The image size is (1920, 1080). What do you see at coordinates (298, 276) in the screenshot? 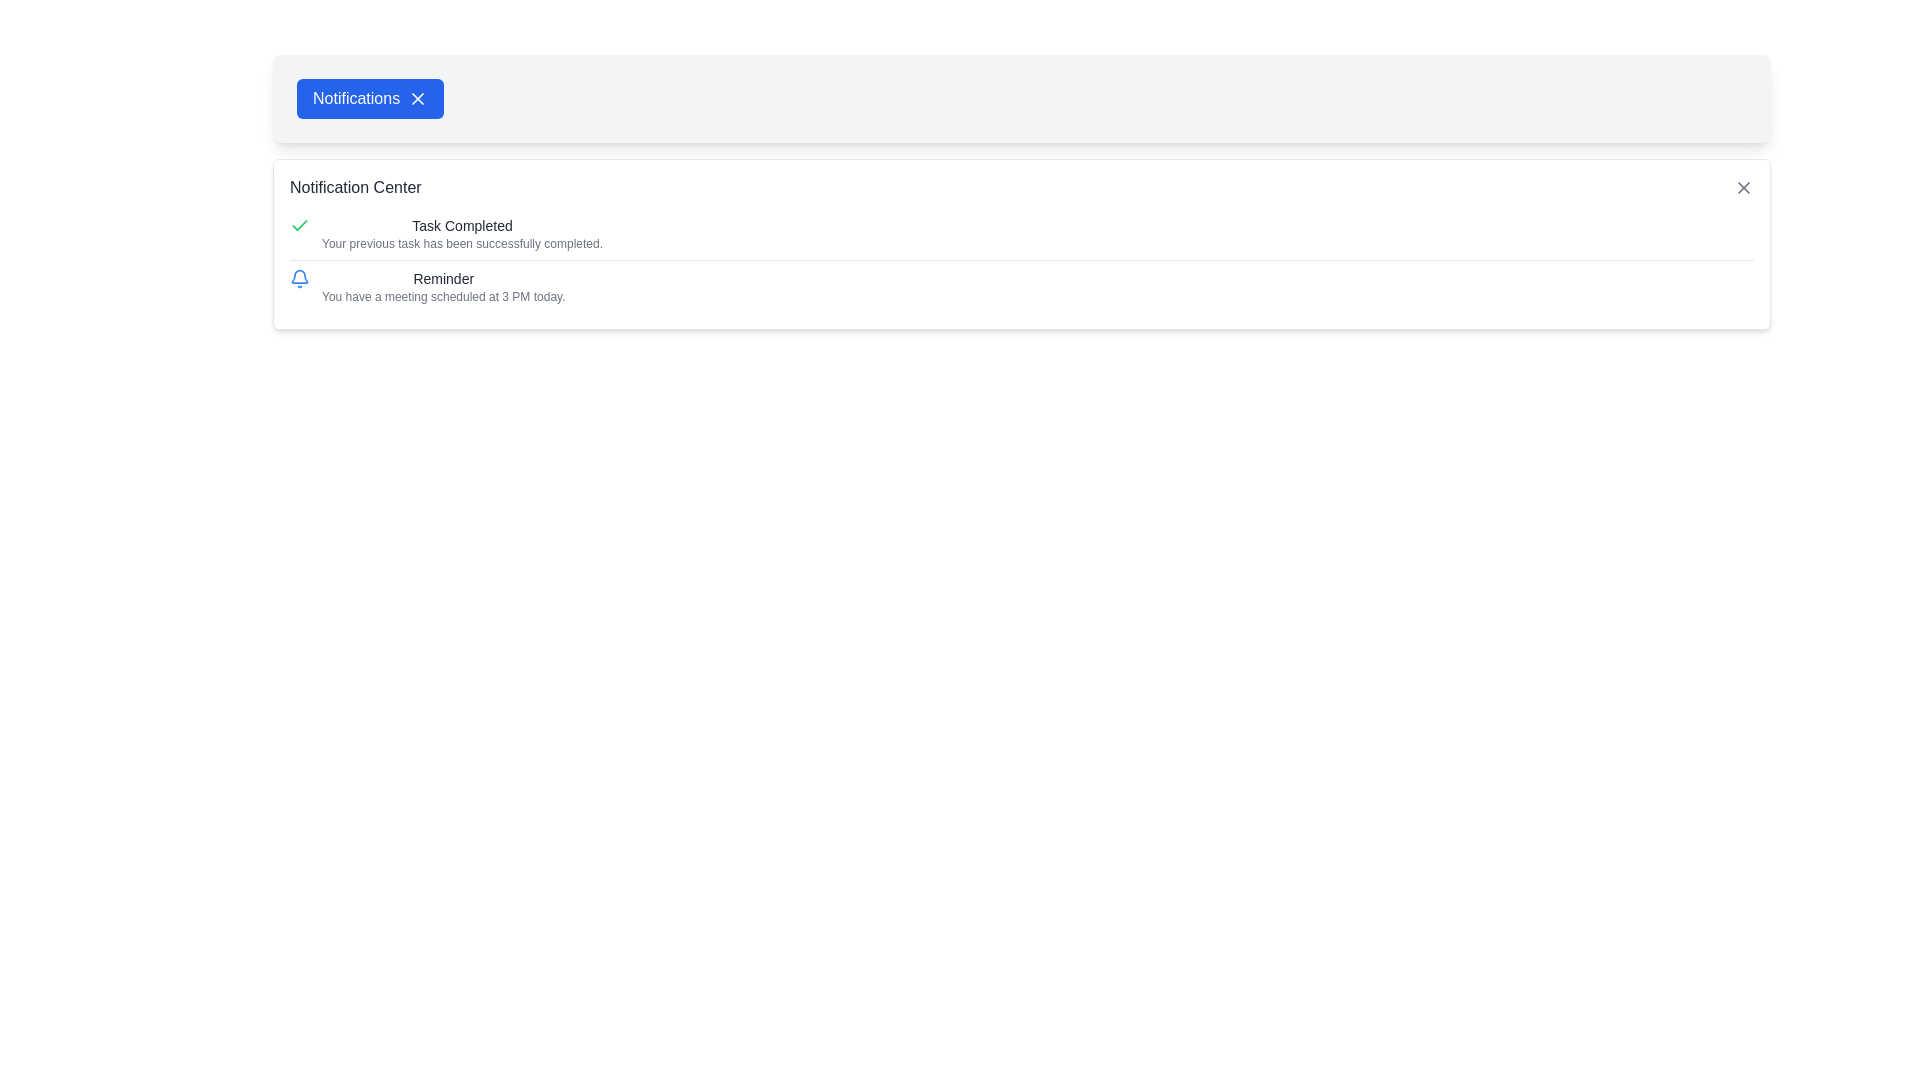
I see `the bell icon vector graphic located in the upper-left area of the Notification Center panel` at bounding box center [298, 276].